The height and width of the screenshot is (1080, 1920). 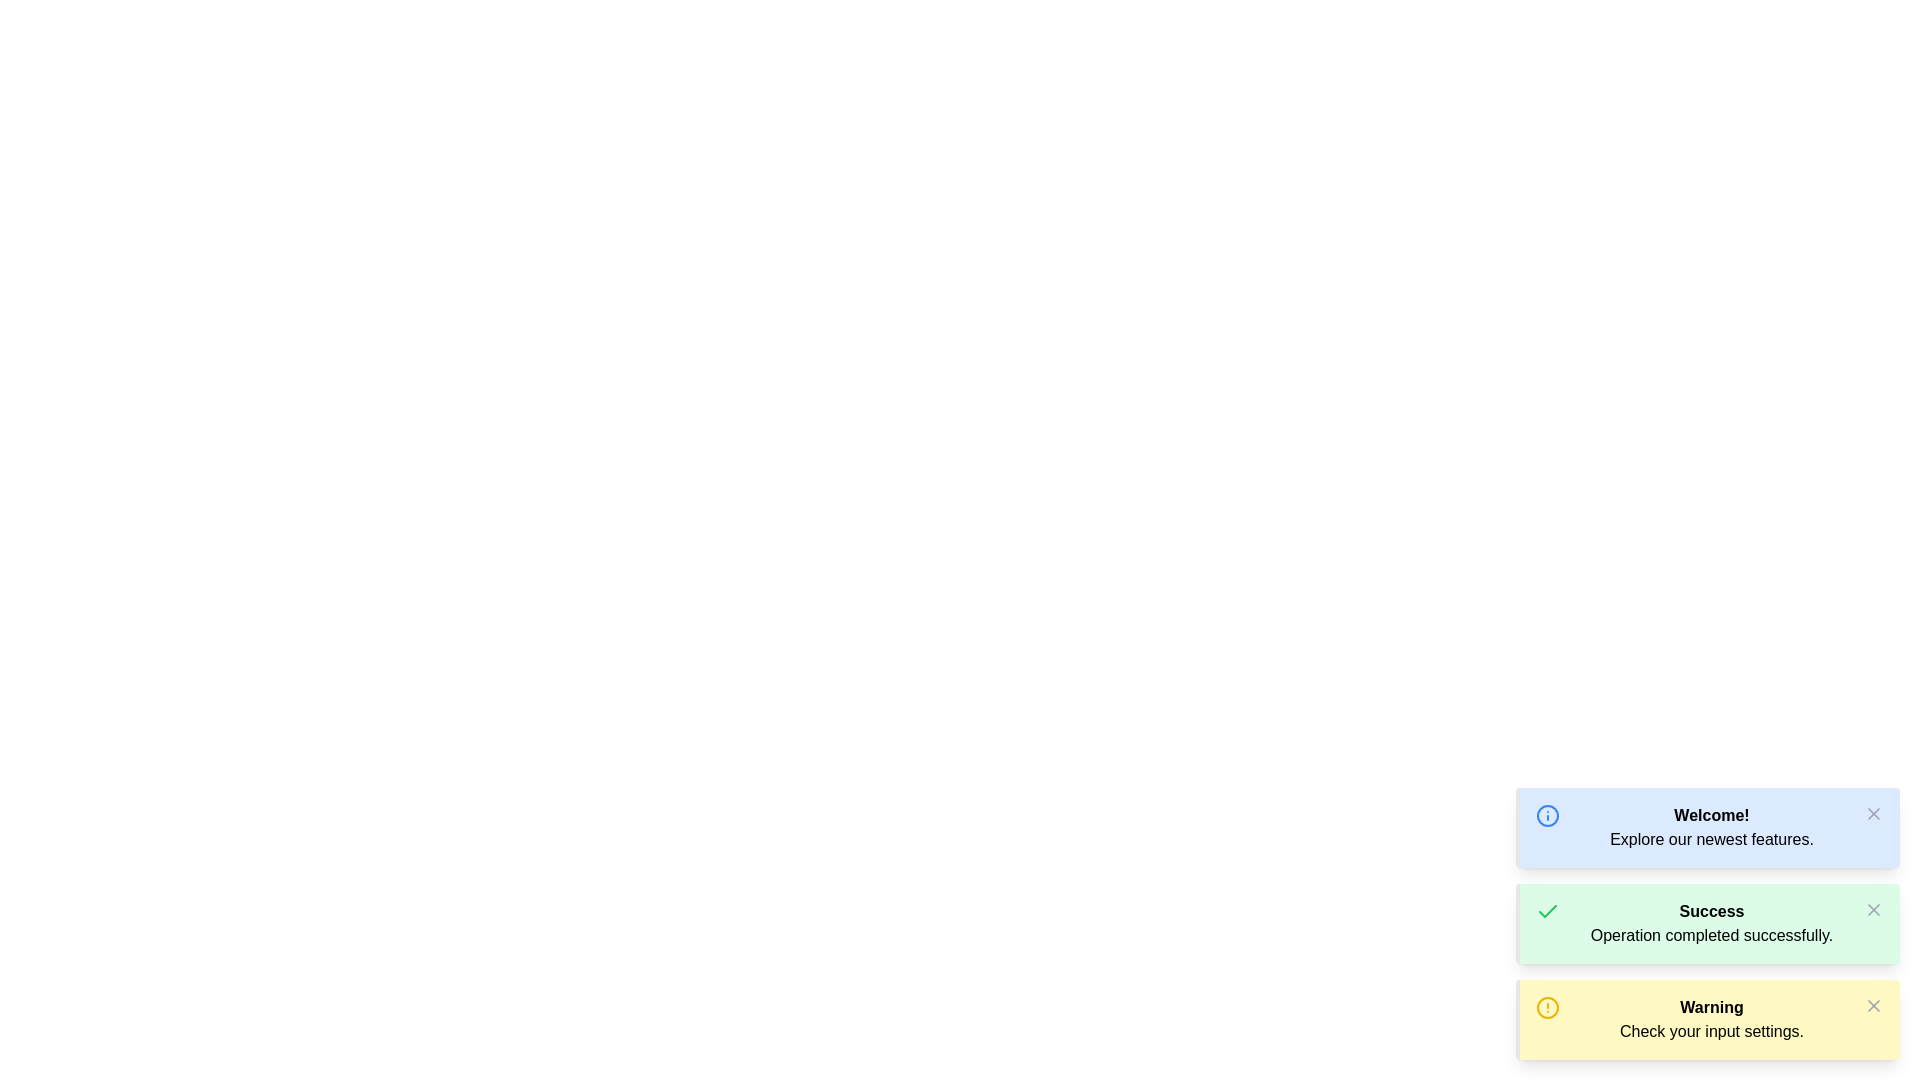 What do you see at coordinates (1547, 816) in the screenshot?
I see `the circular information icon styled as an 'i' within a blue circle, located at the top-left corner of the blue notification card that contains the text 'Welcome! Explore our newest features.'` at bounding box center [1547, 816].